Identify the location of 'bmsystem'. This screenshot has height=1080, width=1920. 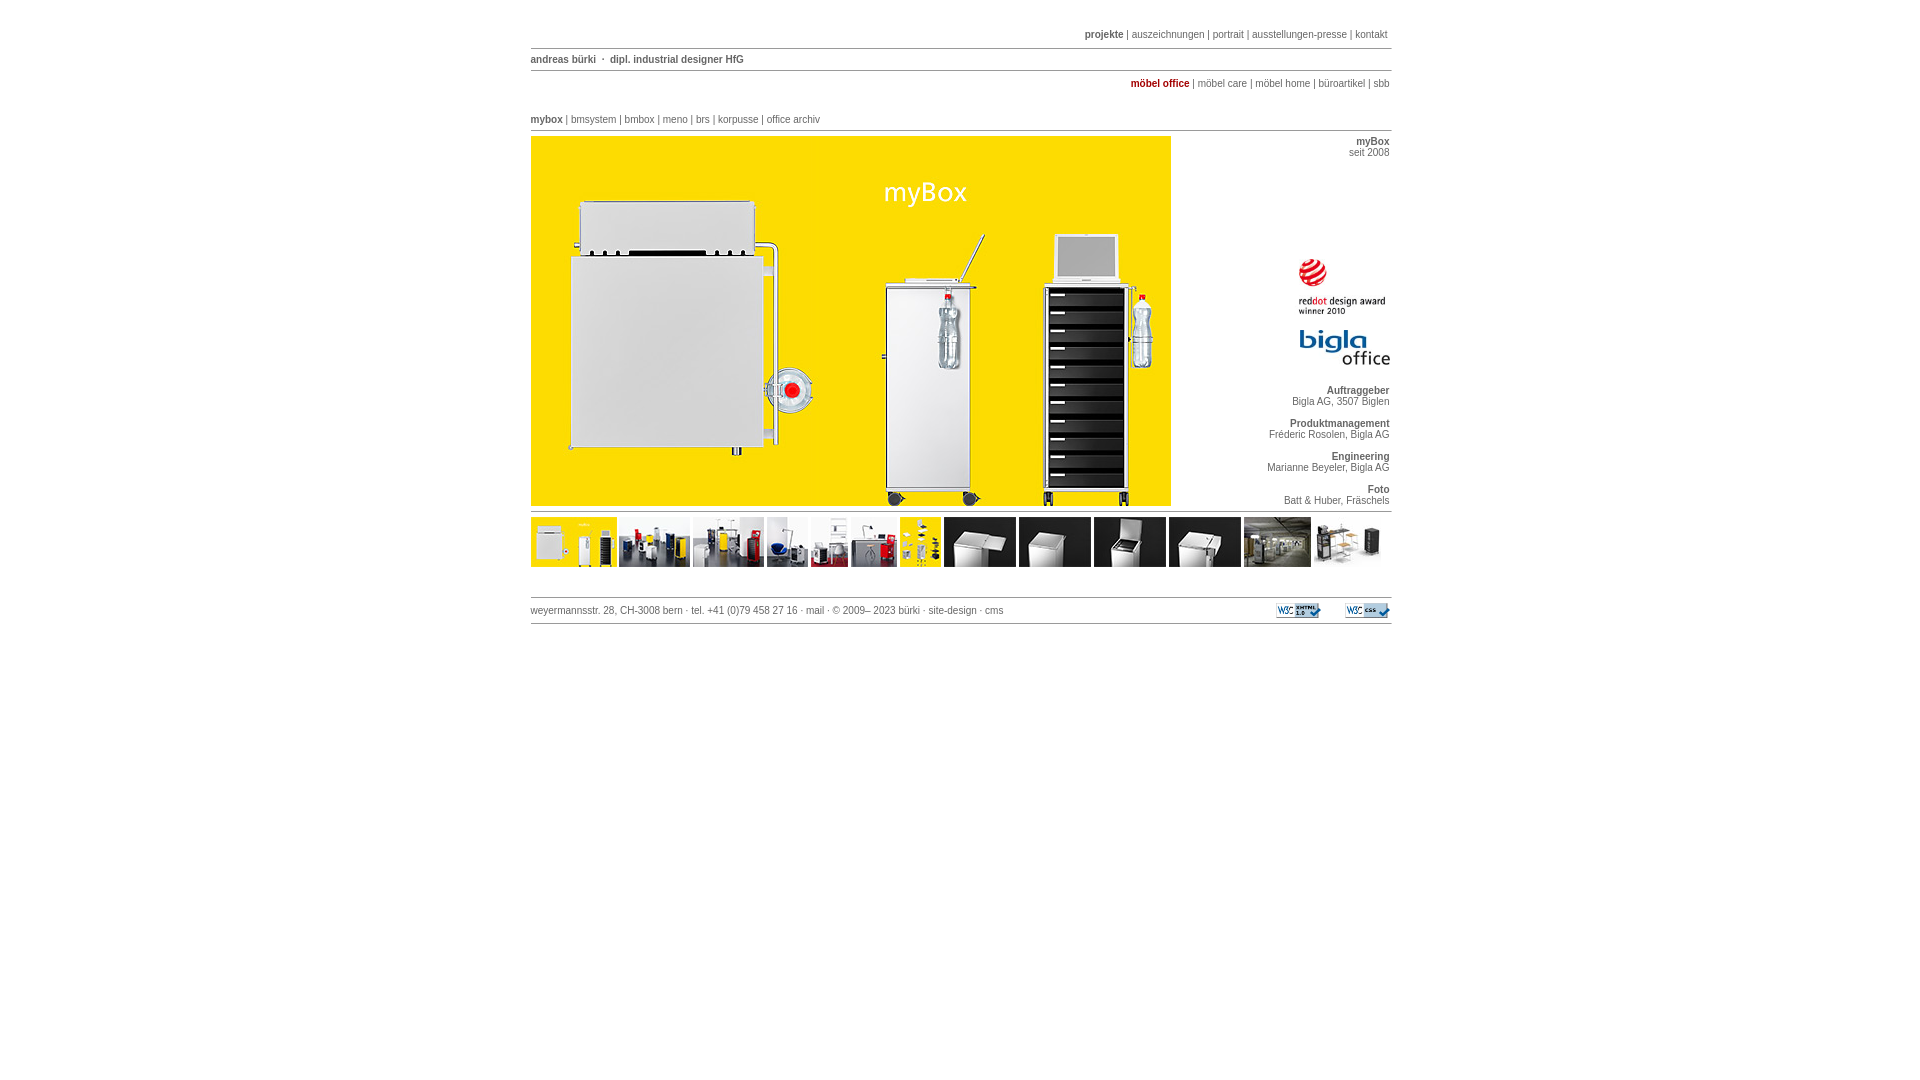
(593, 119).